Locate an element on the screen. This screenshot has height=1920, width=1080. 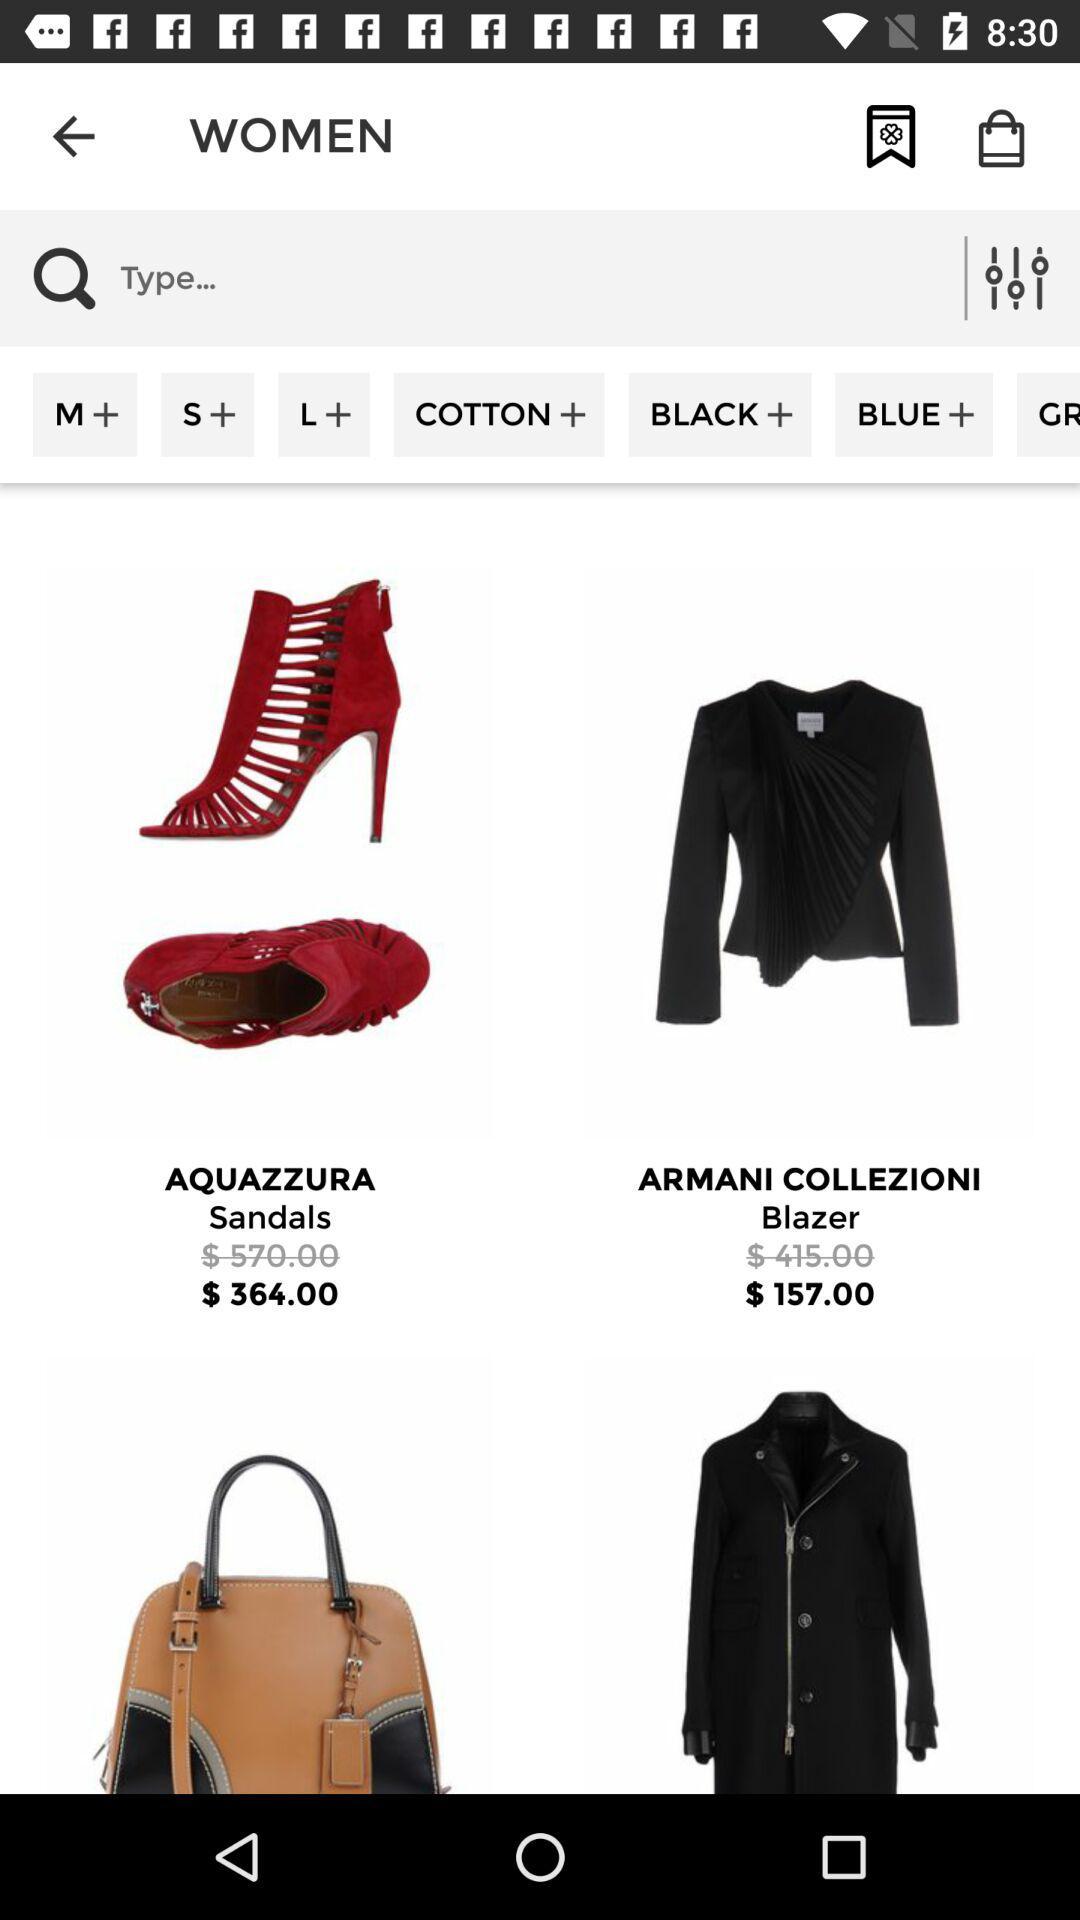
the icon to the right of the women is located at coordinates (890, 135).